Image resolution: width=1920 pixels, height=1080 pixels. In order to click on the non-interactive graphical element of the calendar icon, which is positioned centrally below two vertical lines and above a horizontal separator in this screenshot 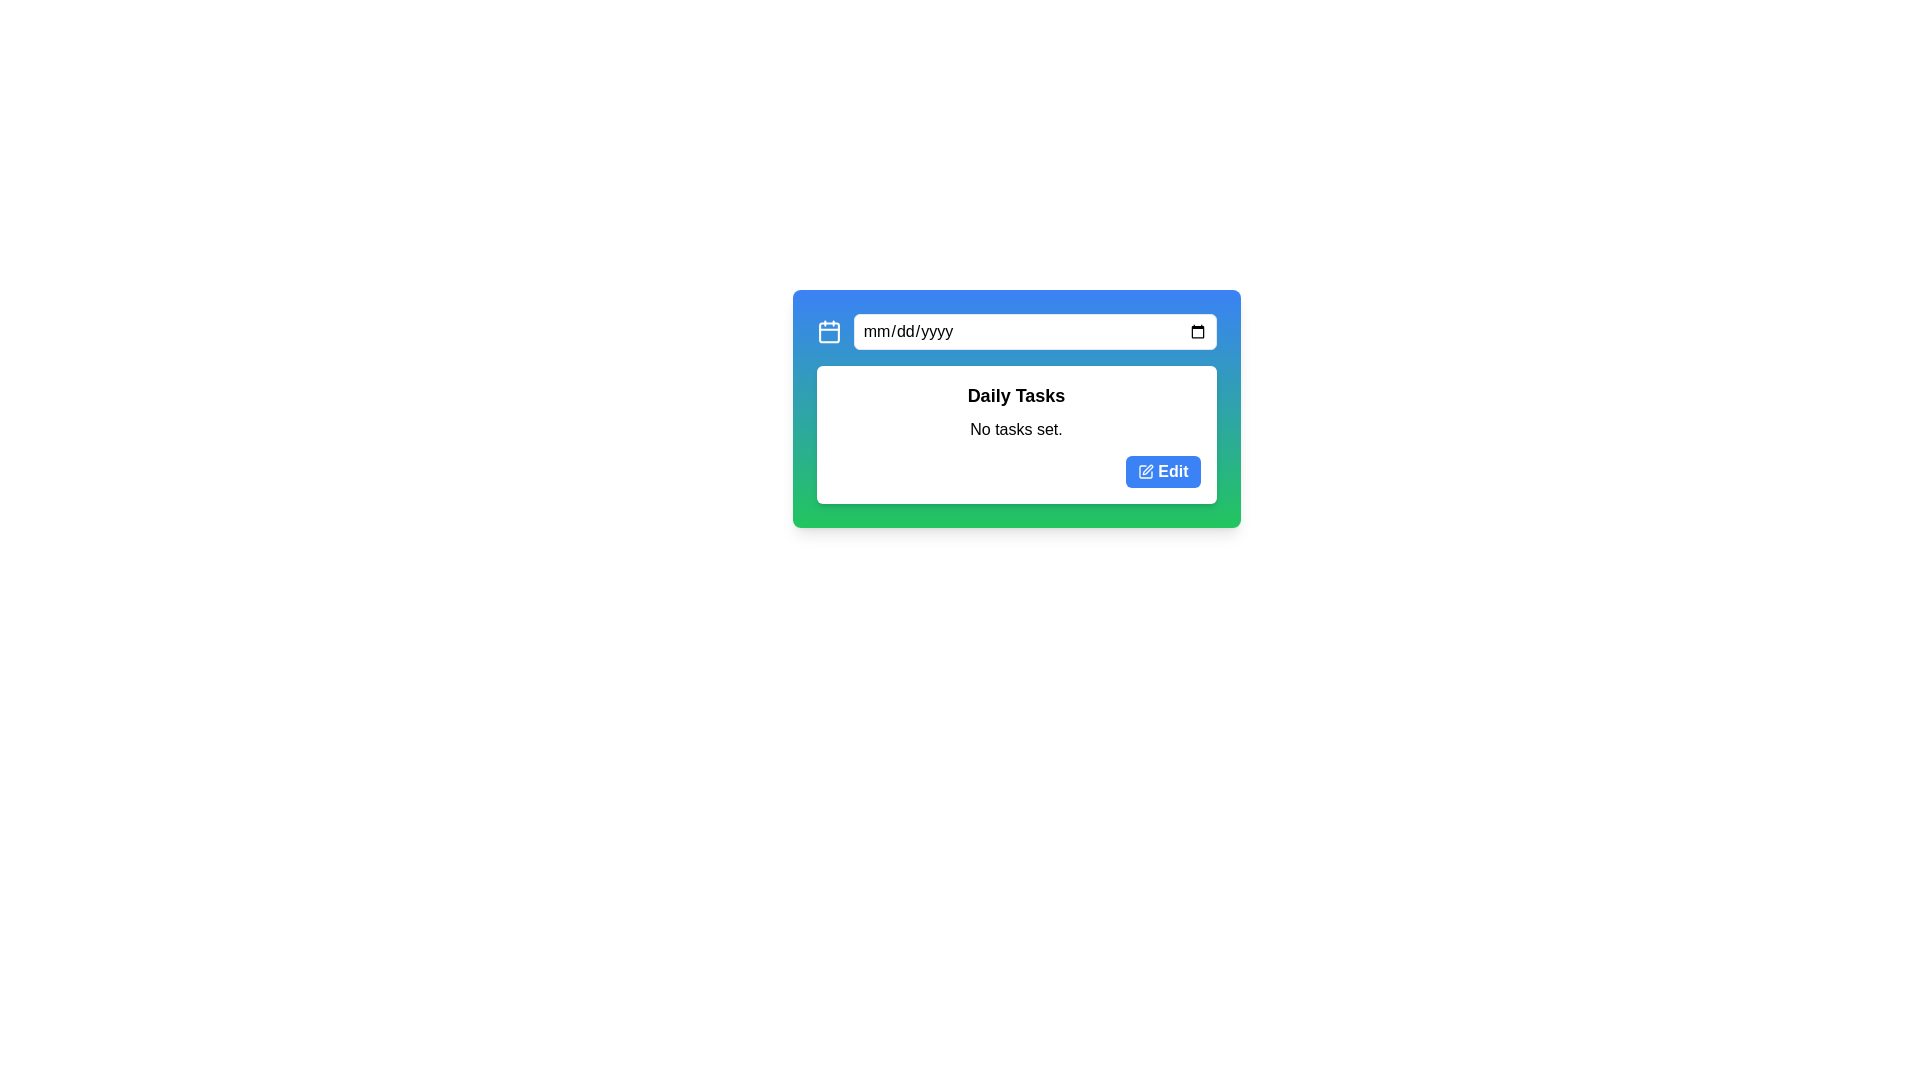, I will do `click(829, 332)`.